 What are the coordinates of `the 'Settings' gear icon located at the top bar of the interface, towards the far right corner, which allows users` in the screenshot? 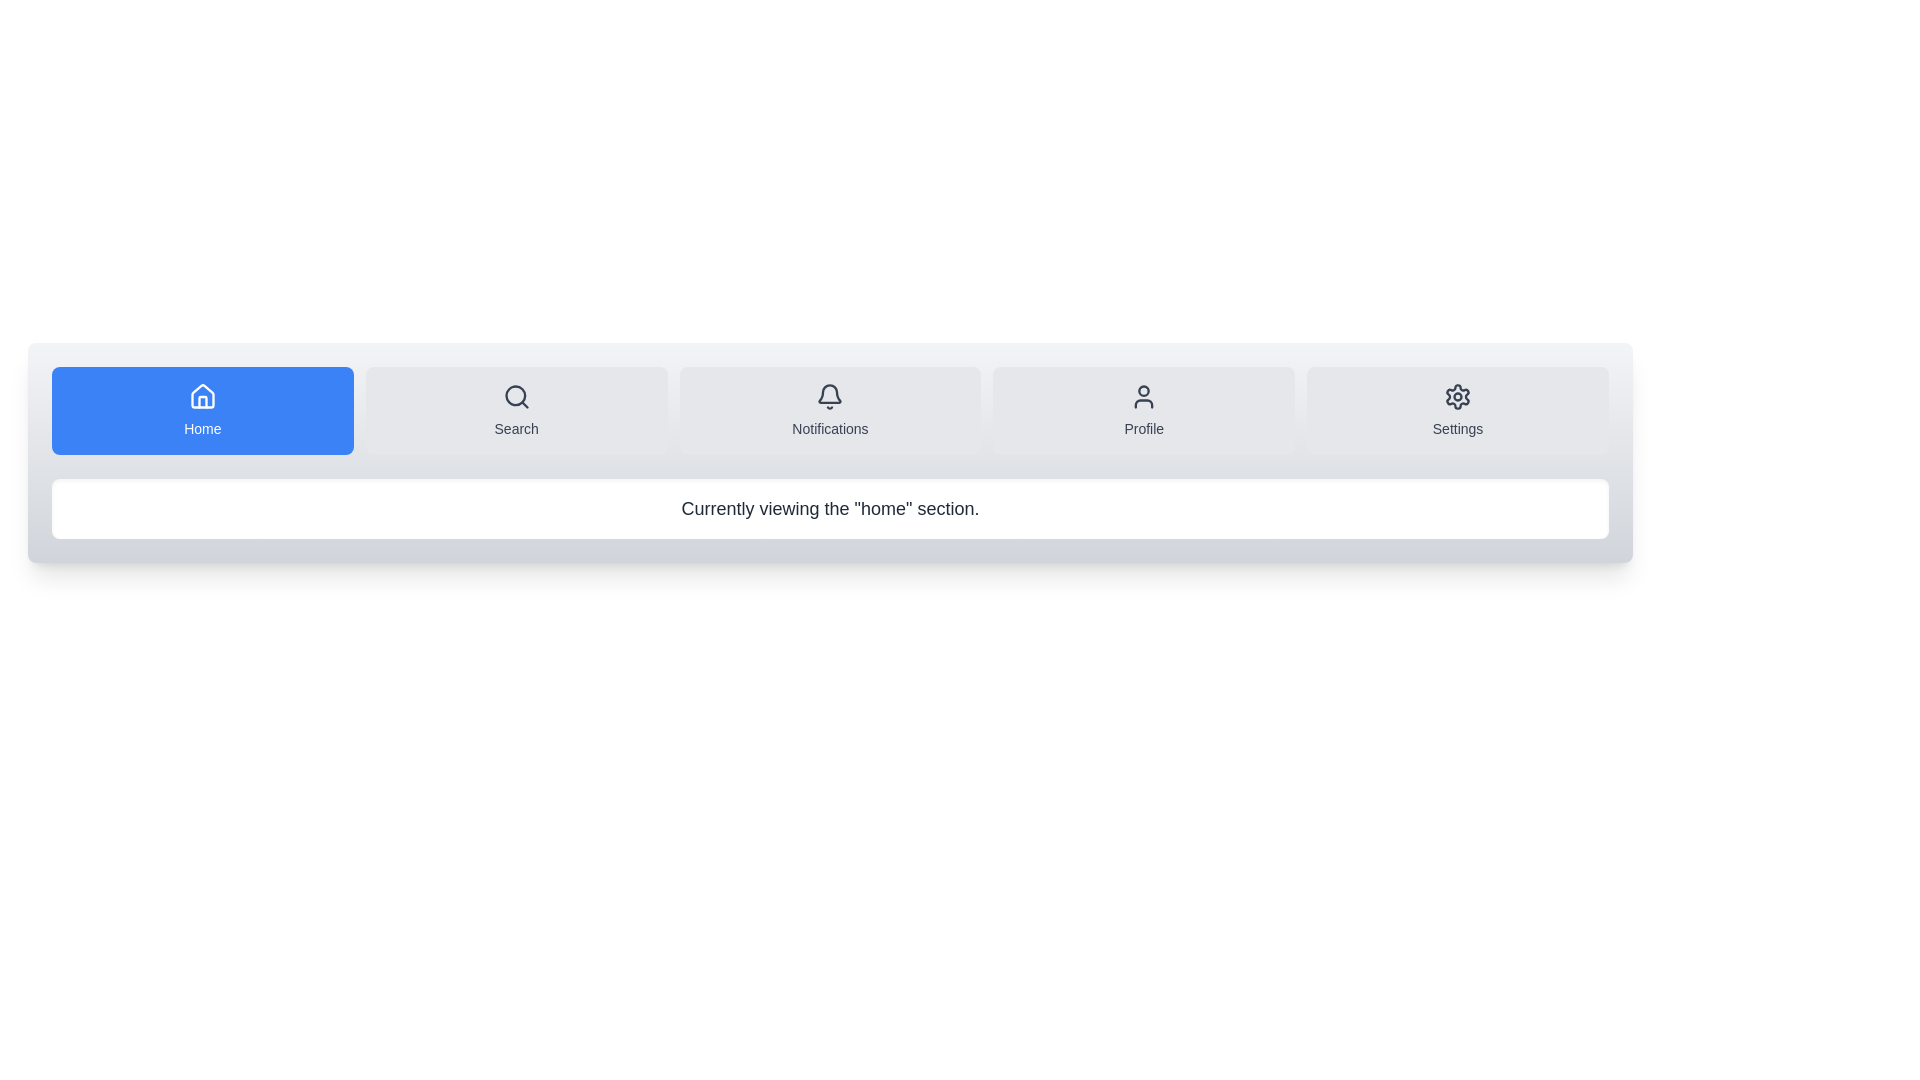 It's located at (1458, 397).